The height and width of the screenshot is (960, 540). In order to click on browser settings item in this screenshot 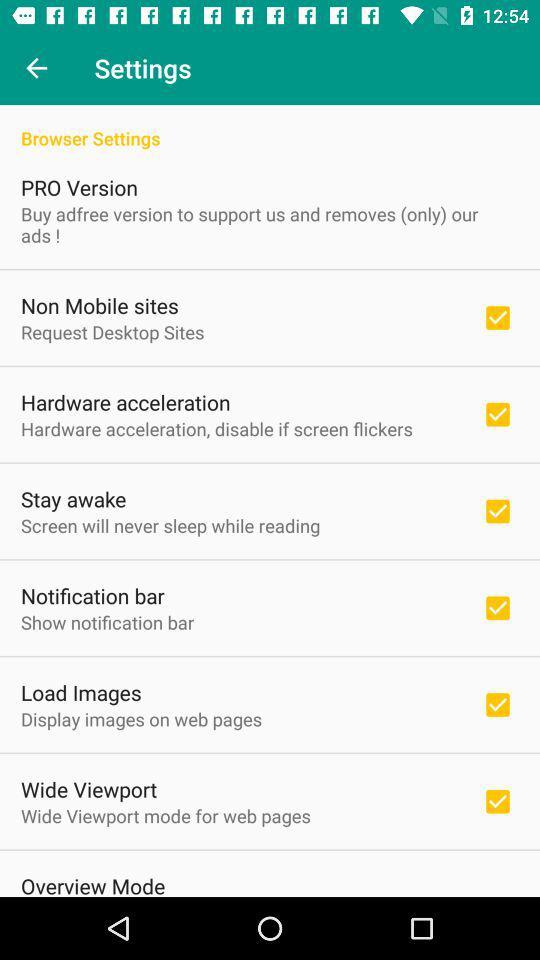, I will do `click(270, 126)`.